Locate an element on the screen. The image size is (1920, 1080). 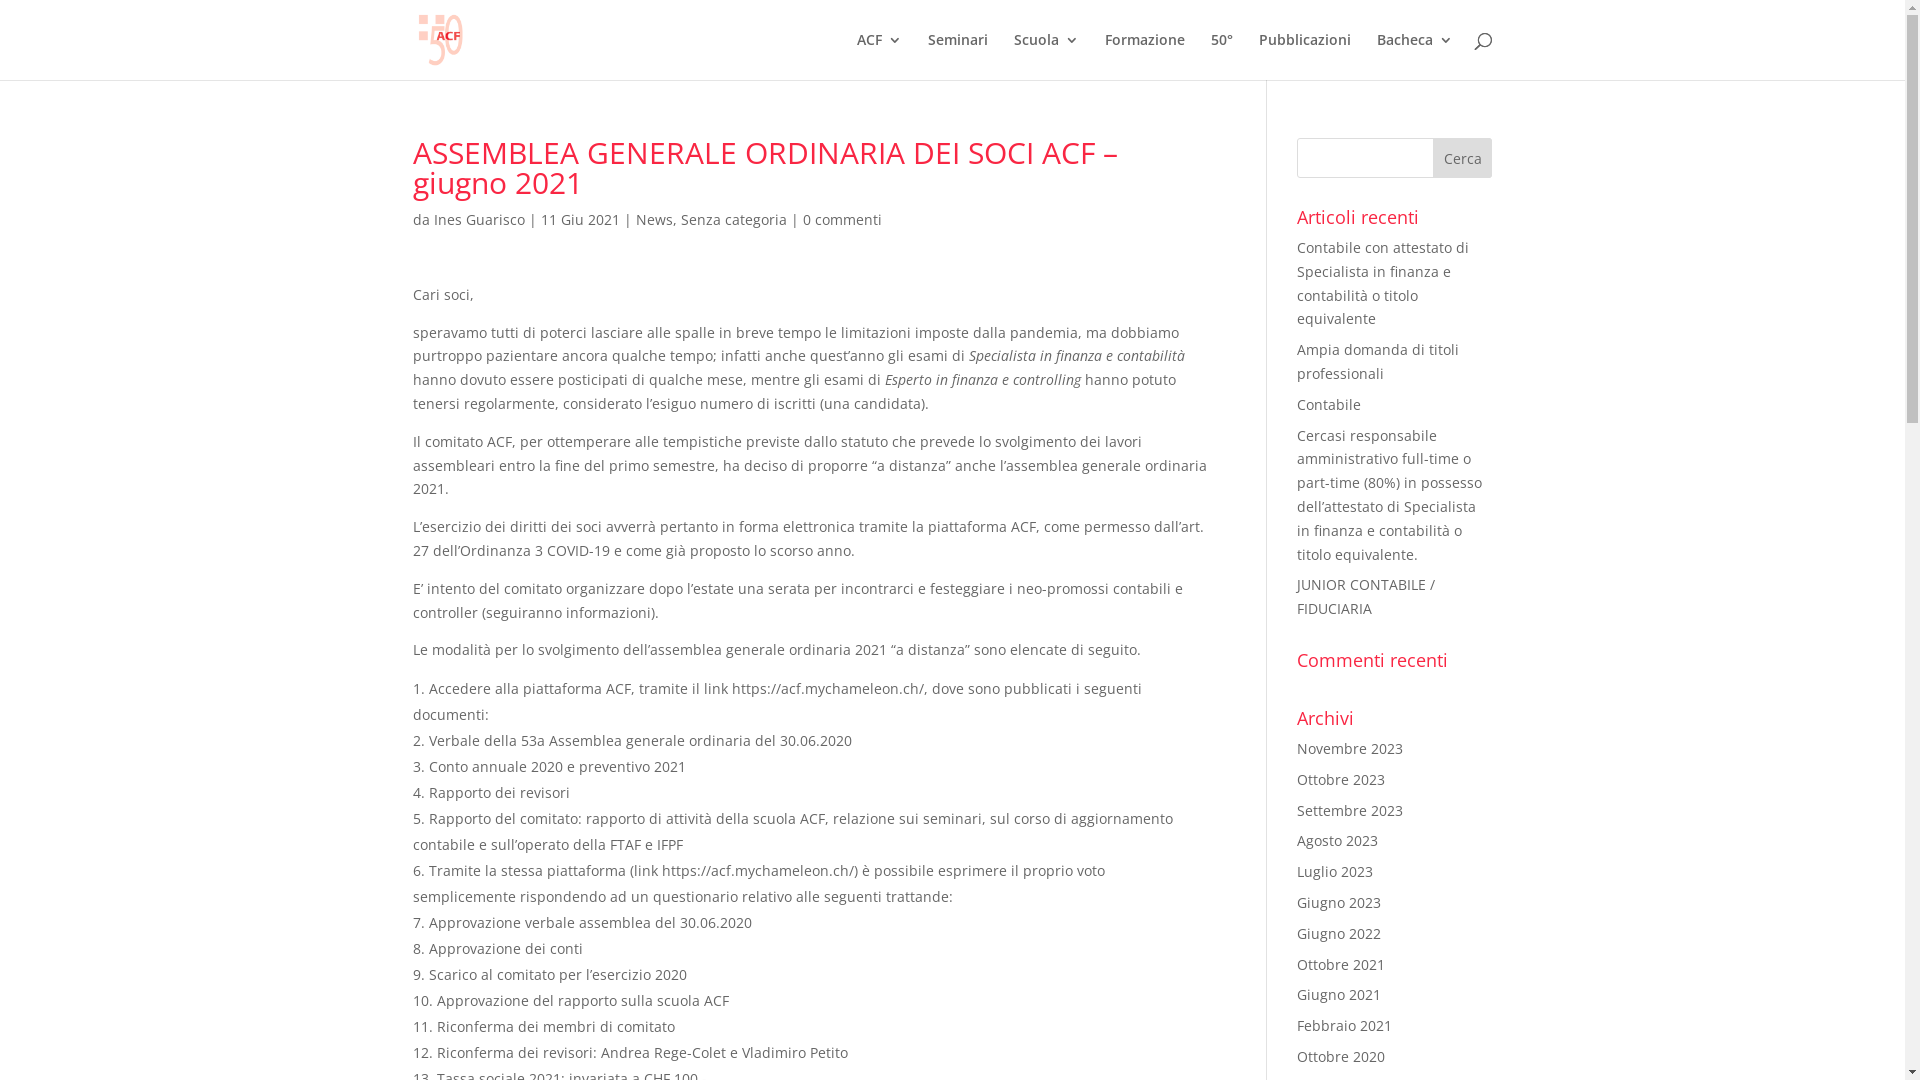
'Bacheca' is located at coordinates (1413, 55).